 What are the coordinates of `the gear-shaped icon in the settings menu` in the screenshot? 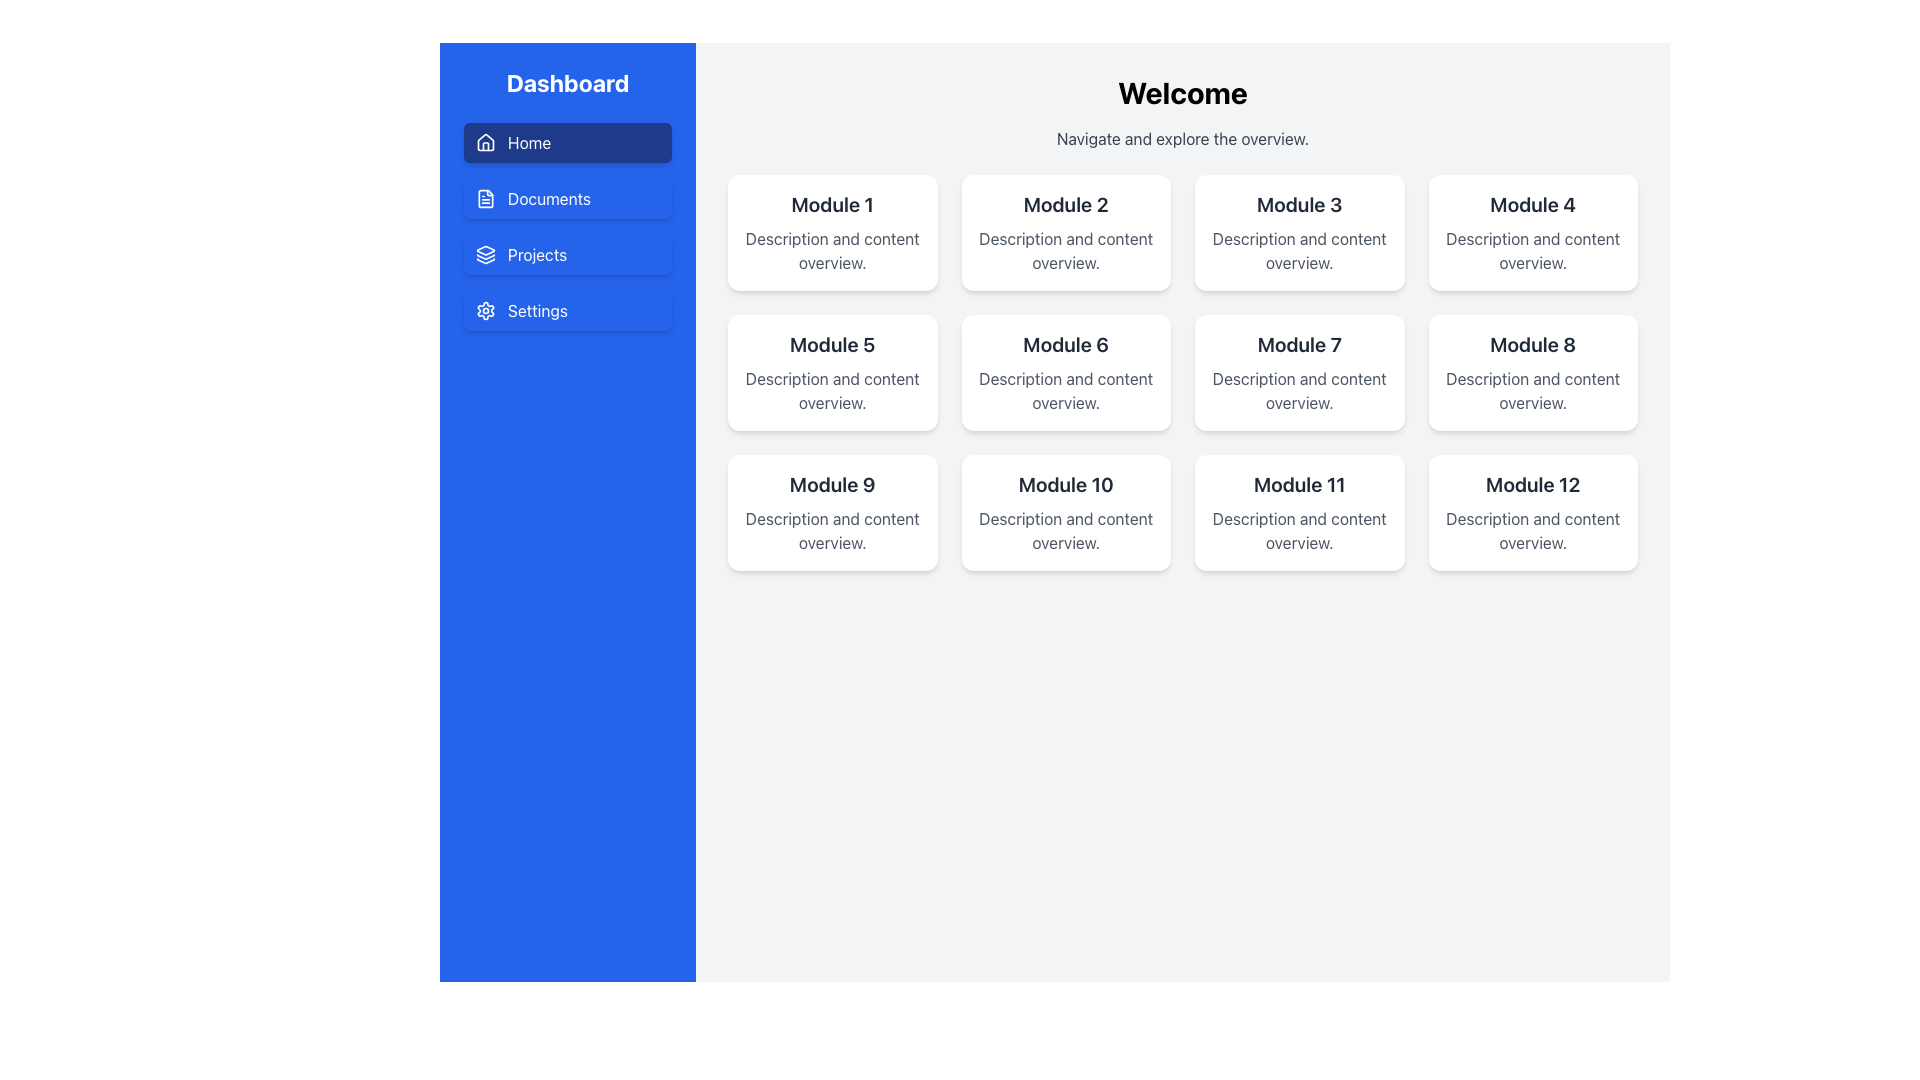 It's located at (485, 311).